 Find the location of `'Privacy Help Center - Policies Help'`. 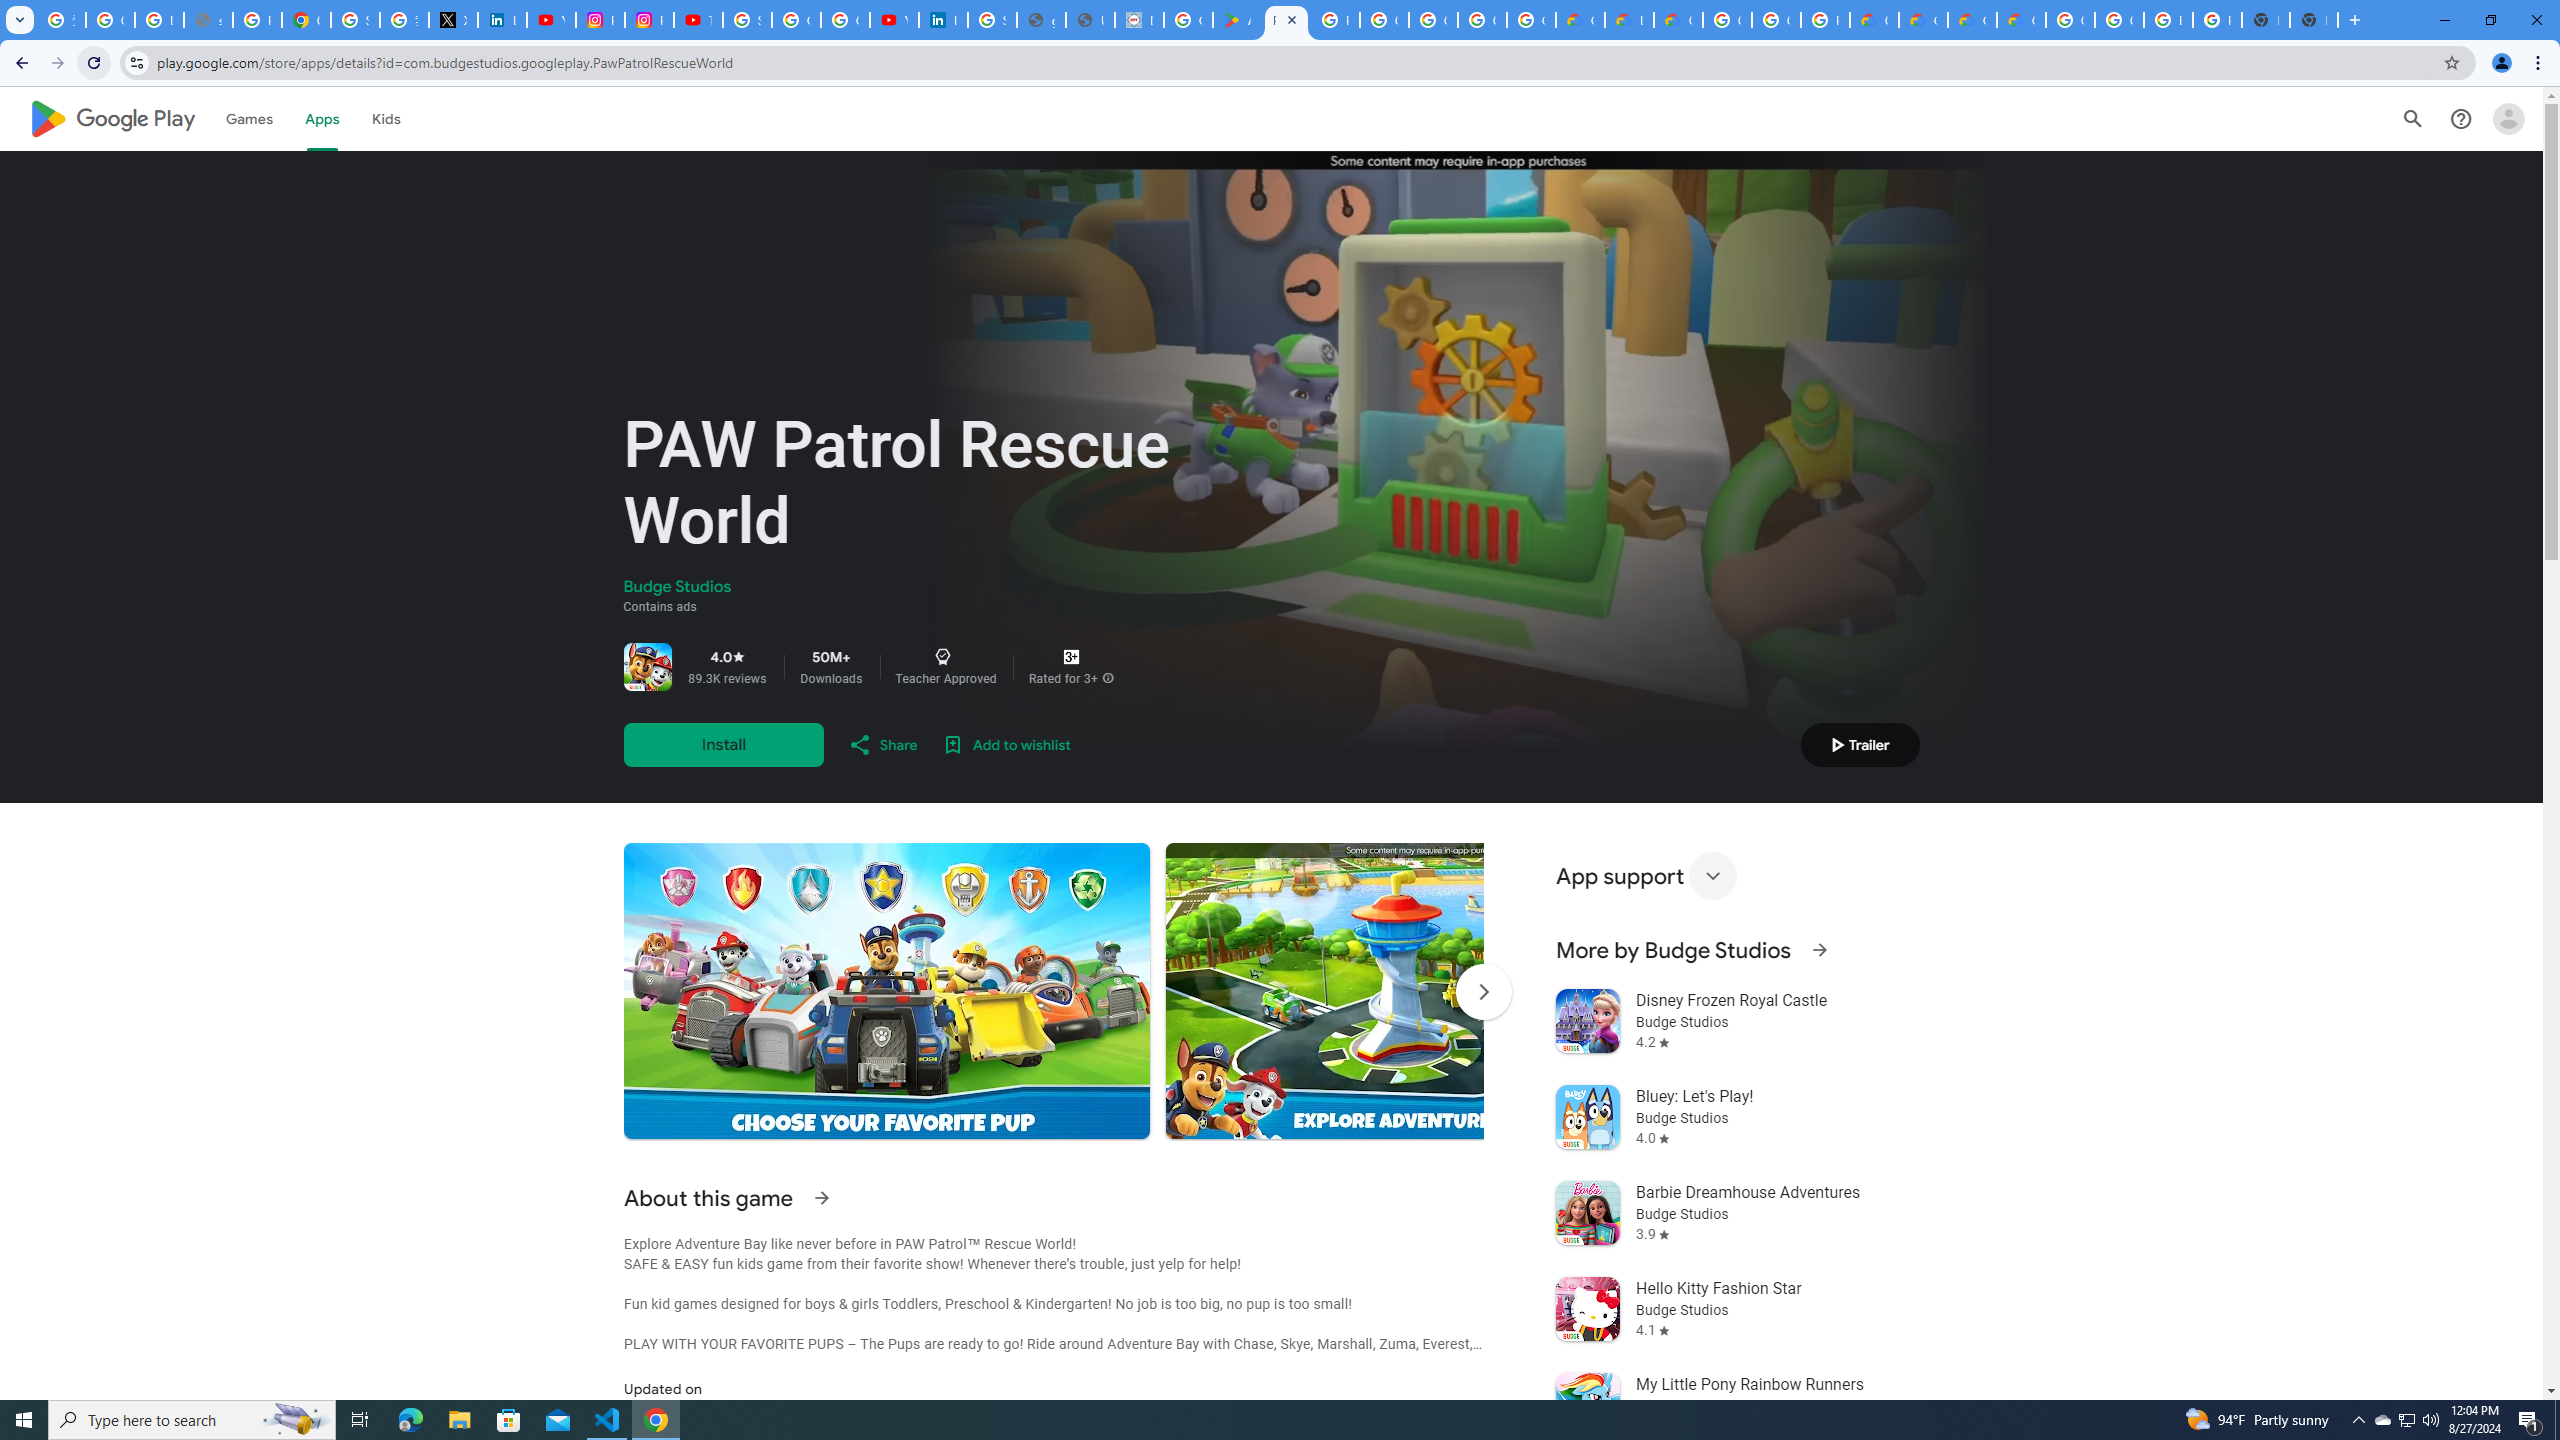

'Privacy Help Center - Policies Help' is located at coordinates (257, 19).